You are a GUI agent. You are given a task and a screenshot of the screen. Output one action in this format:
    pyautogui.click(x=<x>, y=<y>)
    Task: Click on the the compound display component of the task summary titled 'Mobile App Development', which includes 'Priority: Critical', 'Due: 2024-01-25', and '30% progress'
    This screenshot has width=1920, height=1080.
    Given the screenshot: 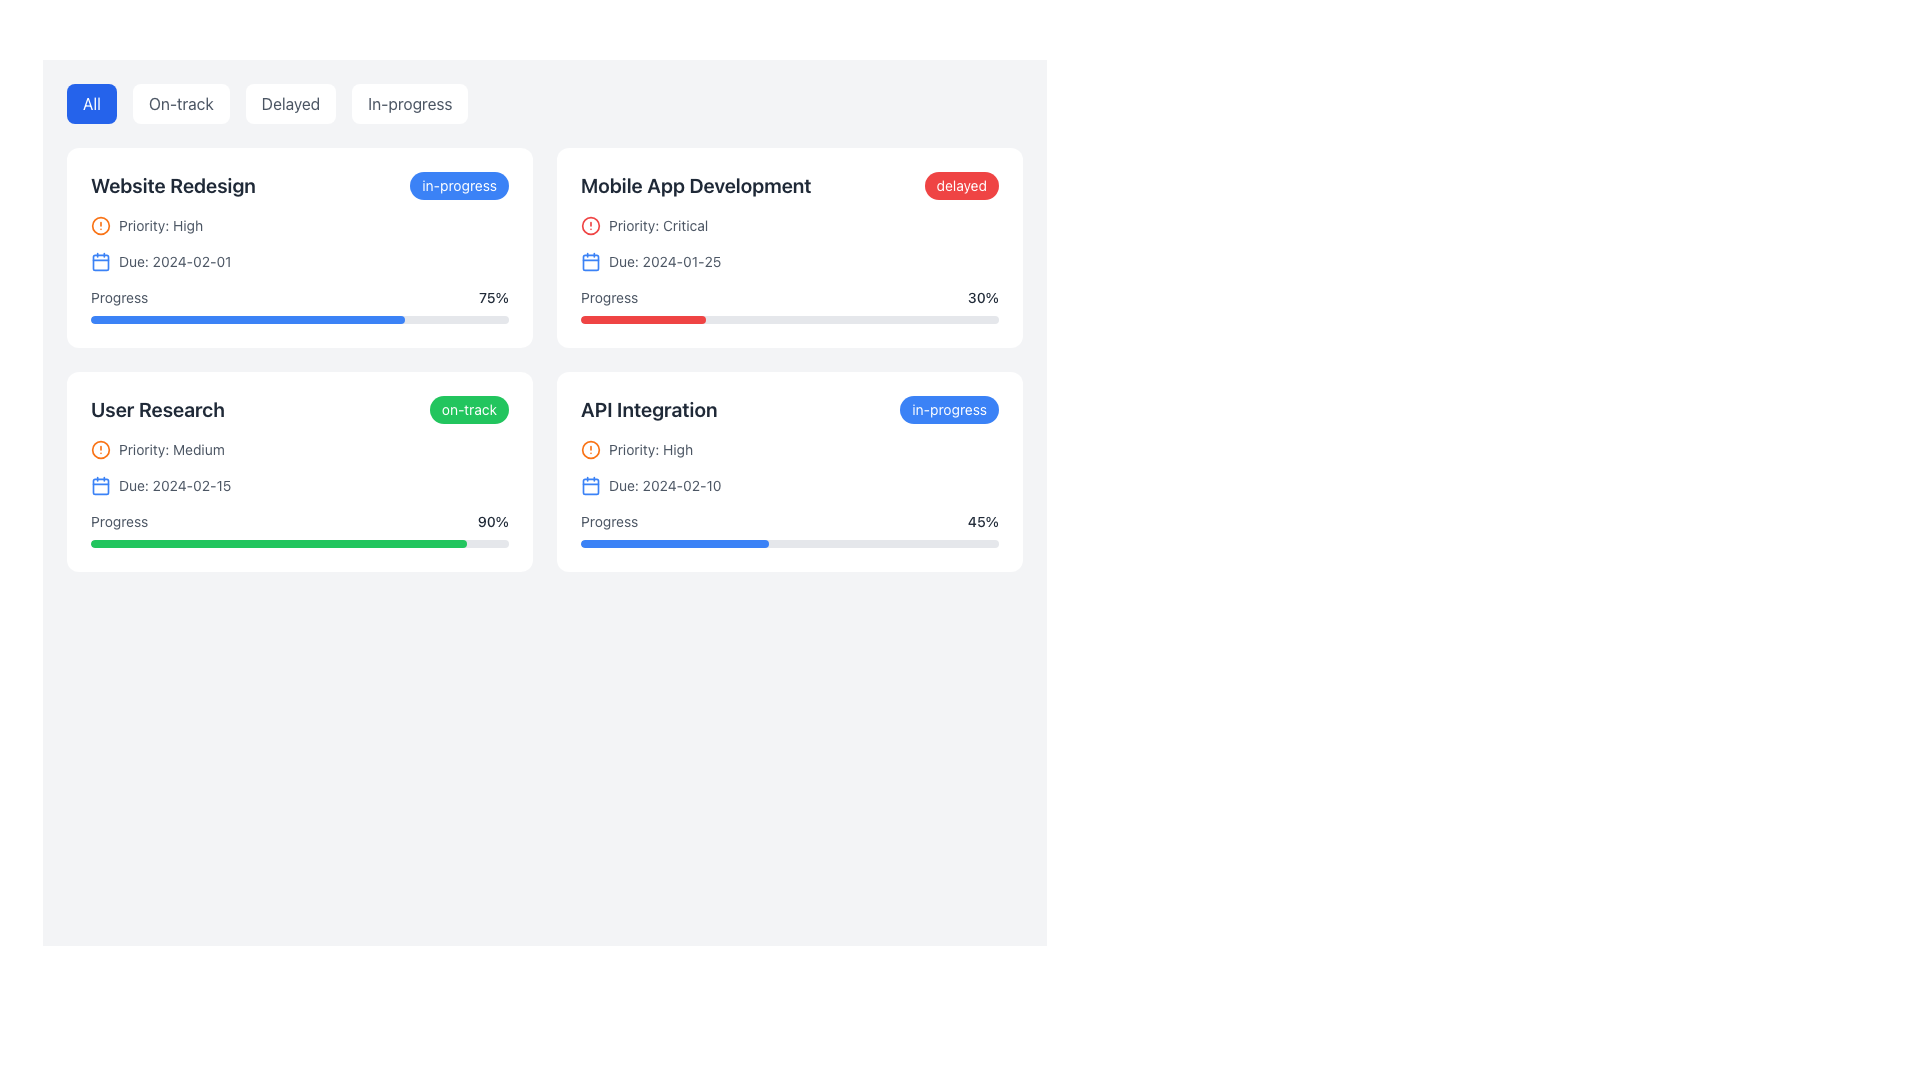 What is the action you would take?
    pyautogui.click(x=789, y=270)
    